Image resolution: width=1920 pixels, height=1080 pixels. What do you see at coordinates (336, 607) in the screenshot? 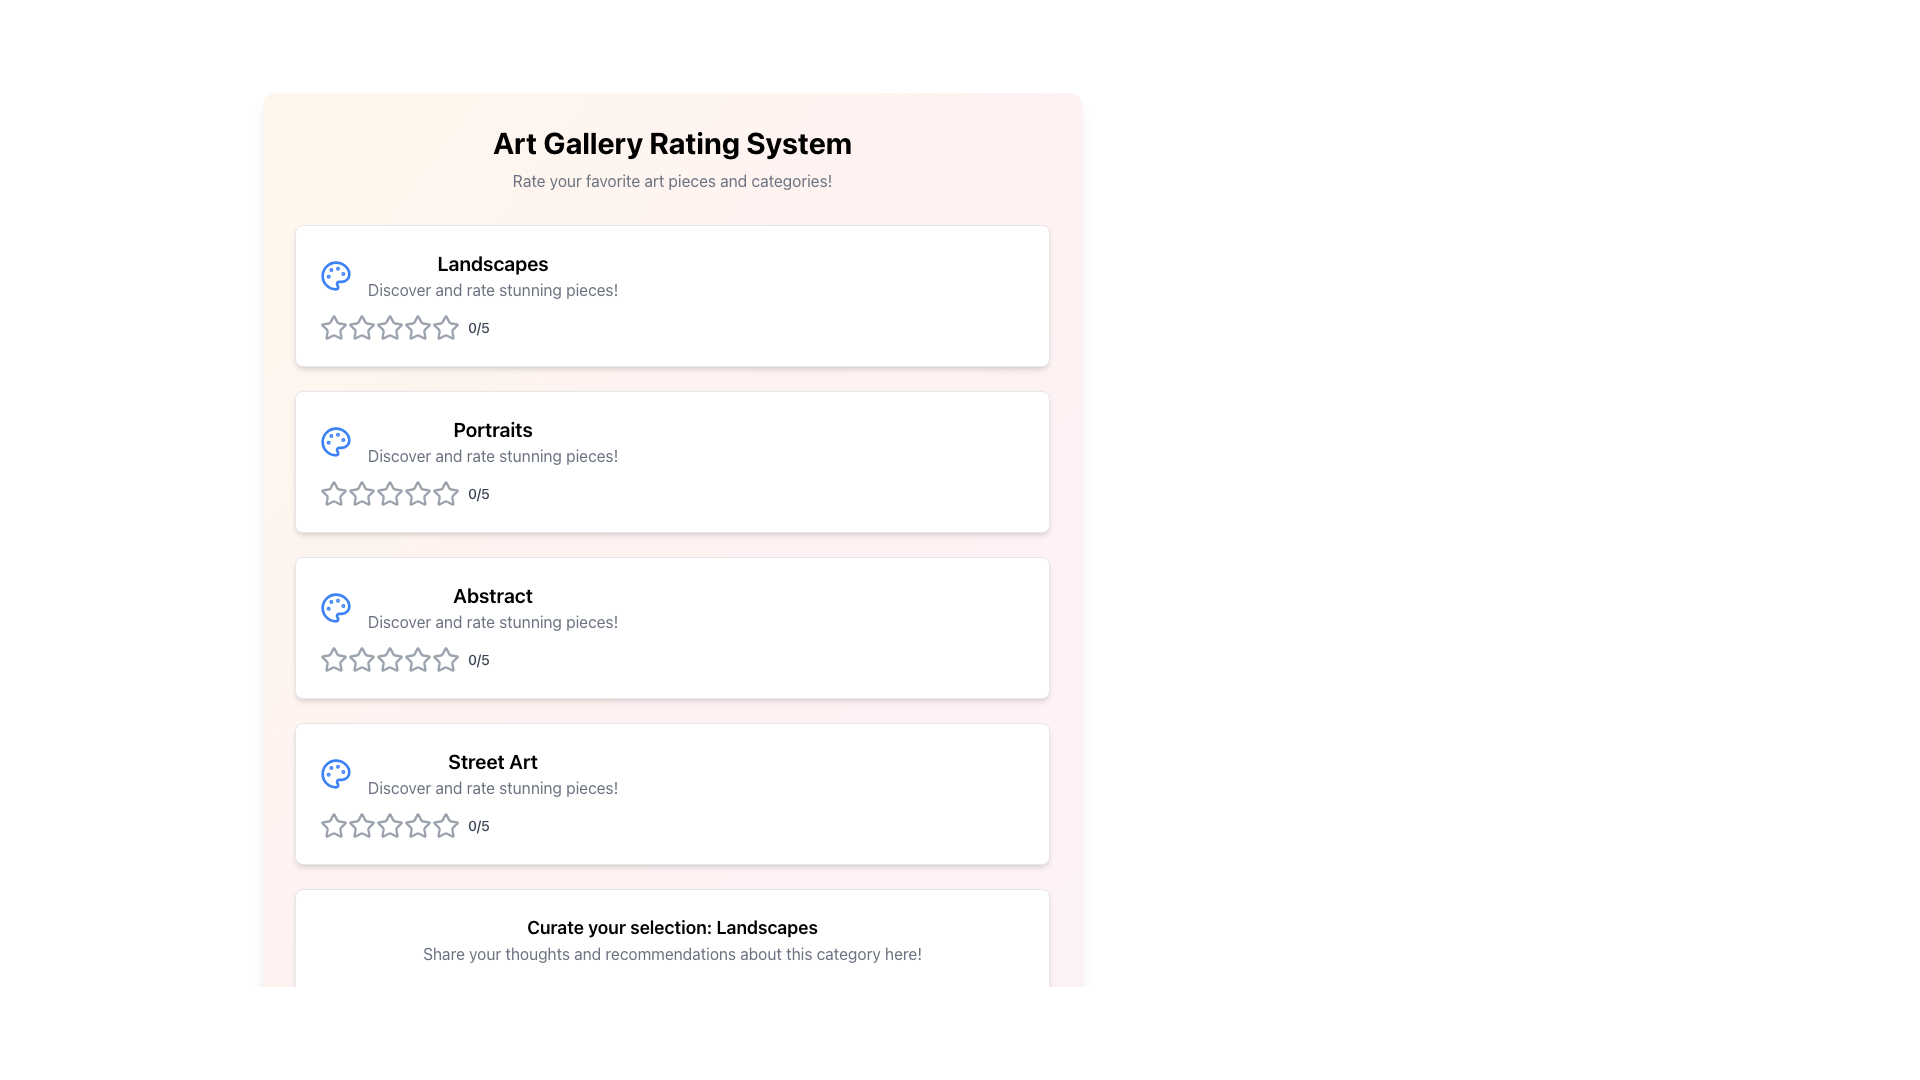
I see `the blue rounded shape vector graphic representing a paint palette located in the 'Abstract' section of the third category card from the top` at bounding box center [336, 607].